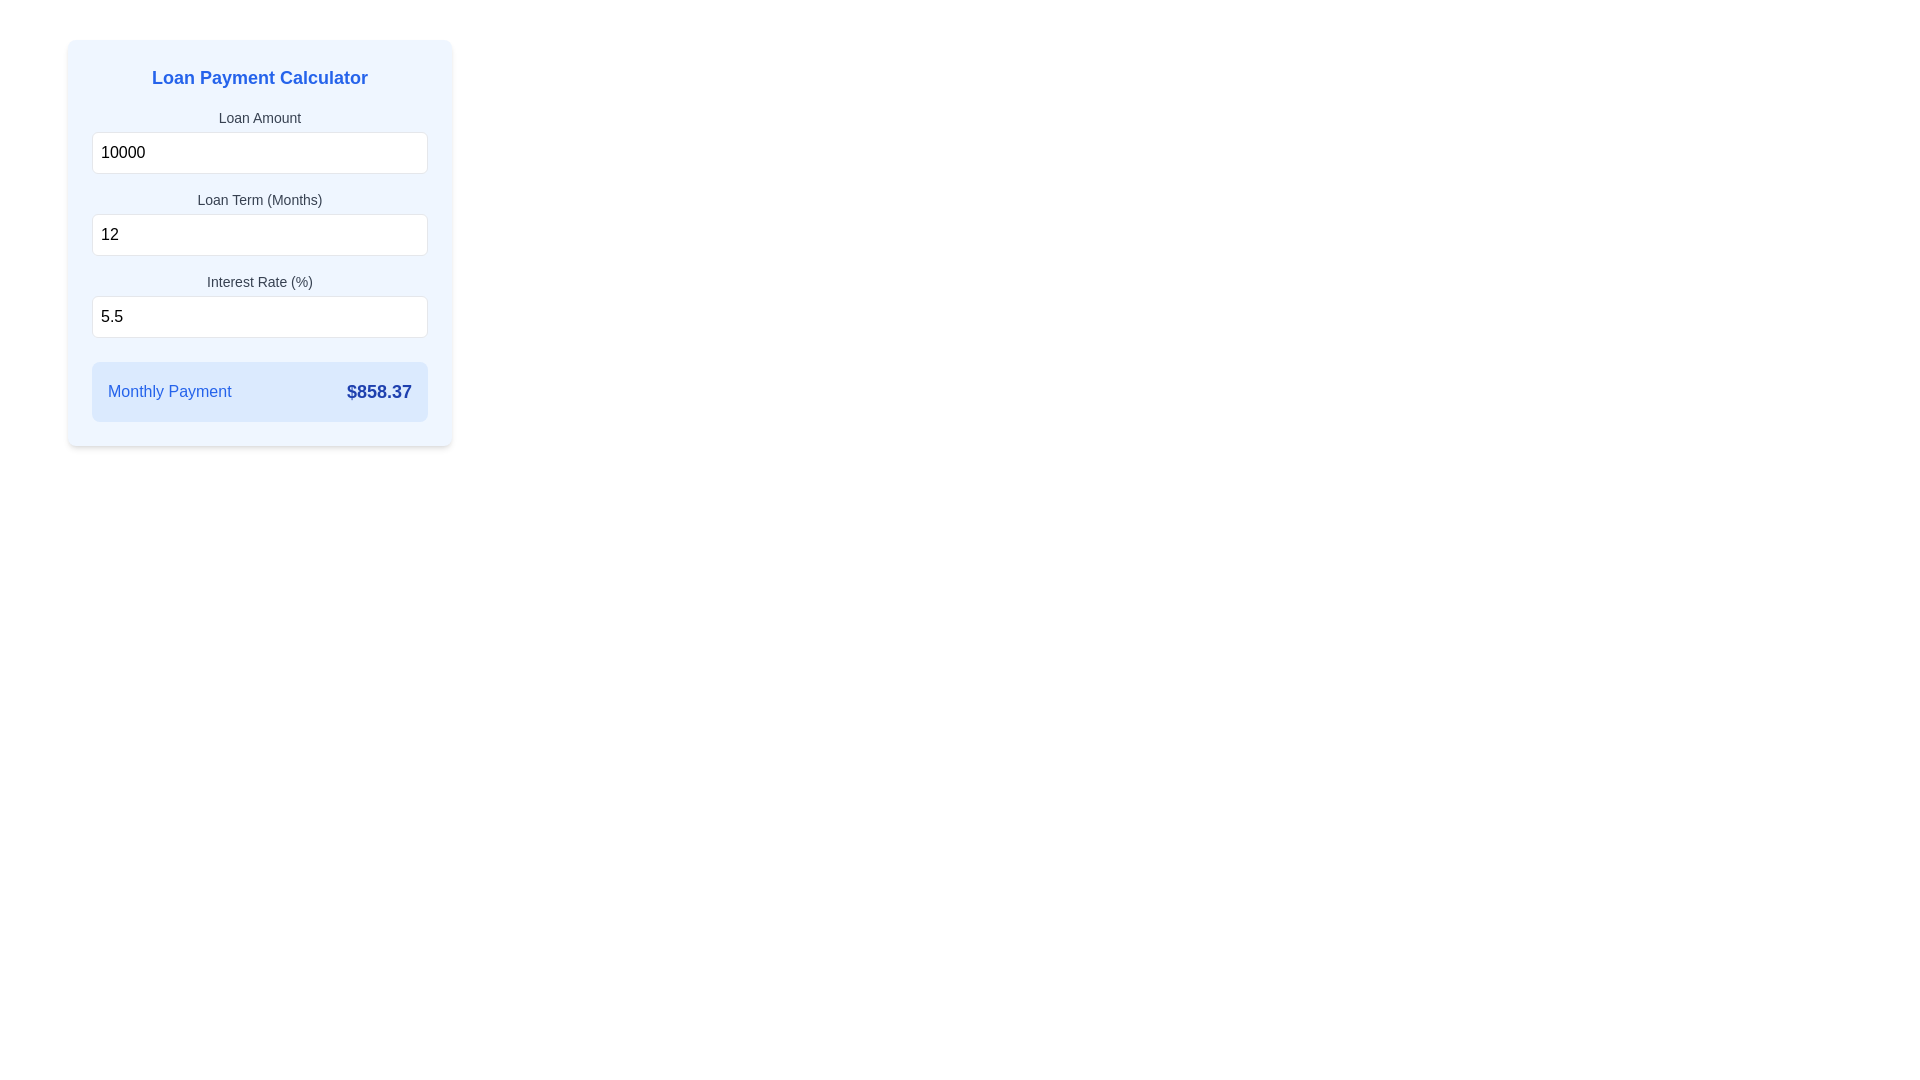 Image resolution: width=1920 pixels, height=1080 pixels. Describe the element at coordinates (258, 118) in the screenshot. I see `the 'Loan Amount' text label, which is styled in gray and positioned above the input field in the 'Loan Payment Calculator' form` at that location.